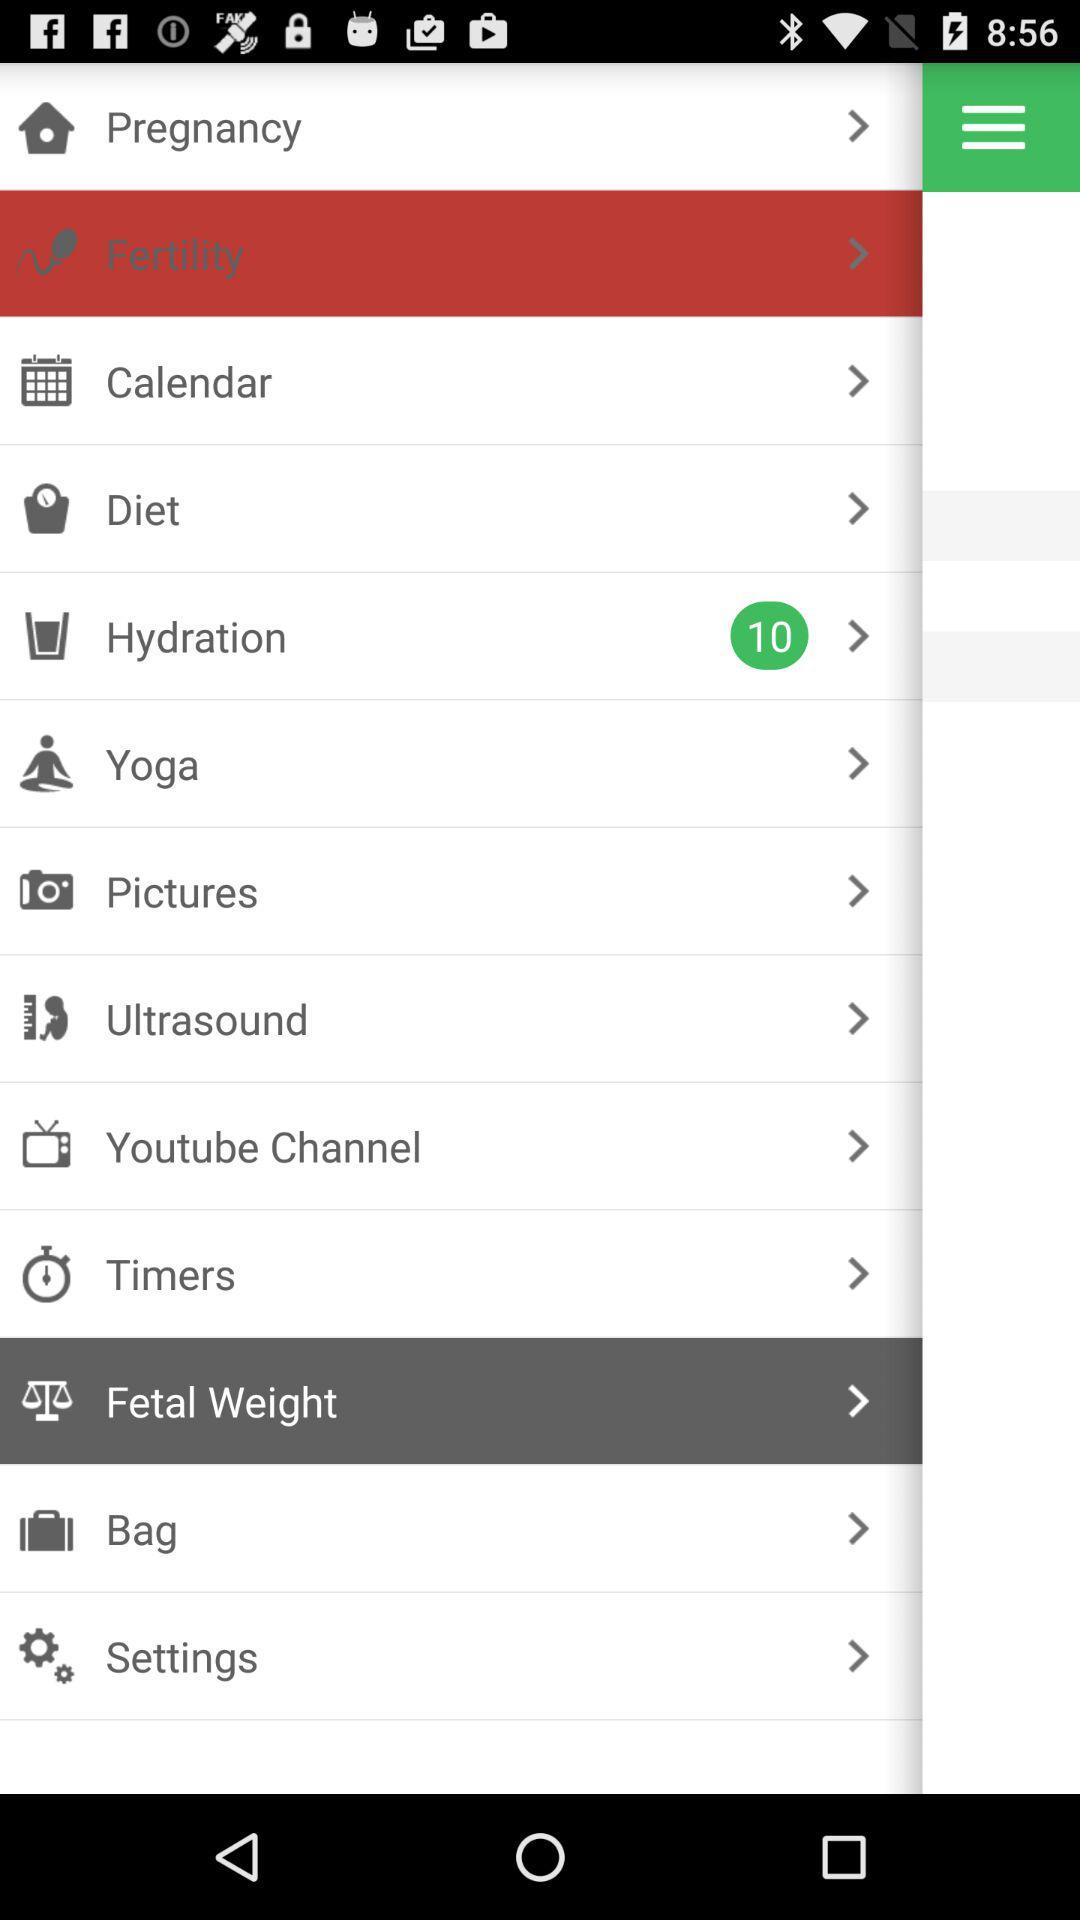  What do you see at coordinates (993, 135) in the screenshot?
I see `the menu icon` at bounding box center [993, 135].